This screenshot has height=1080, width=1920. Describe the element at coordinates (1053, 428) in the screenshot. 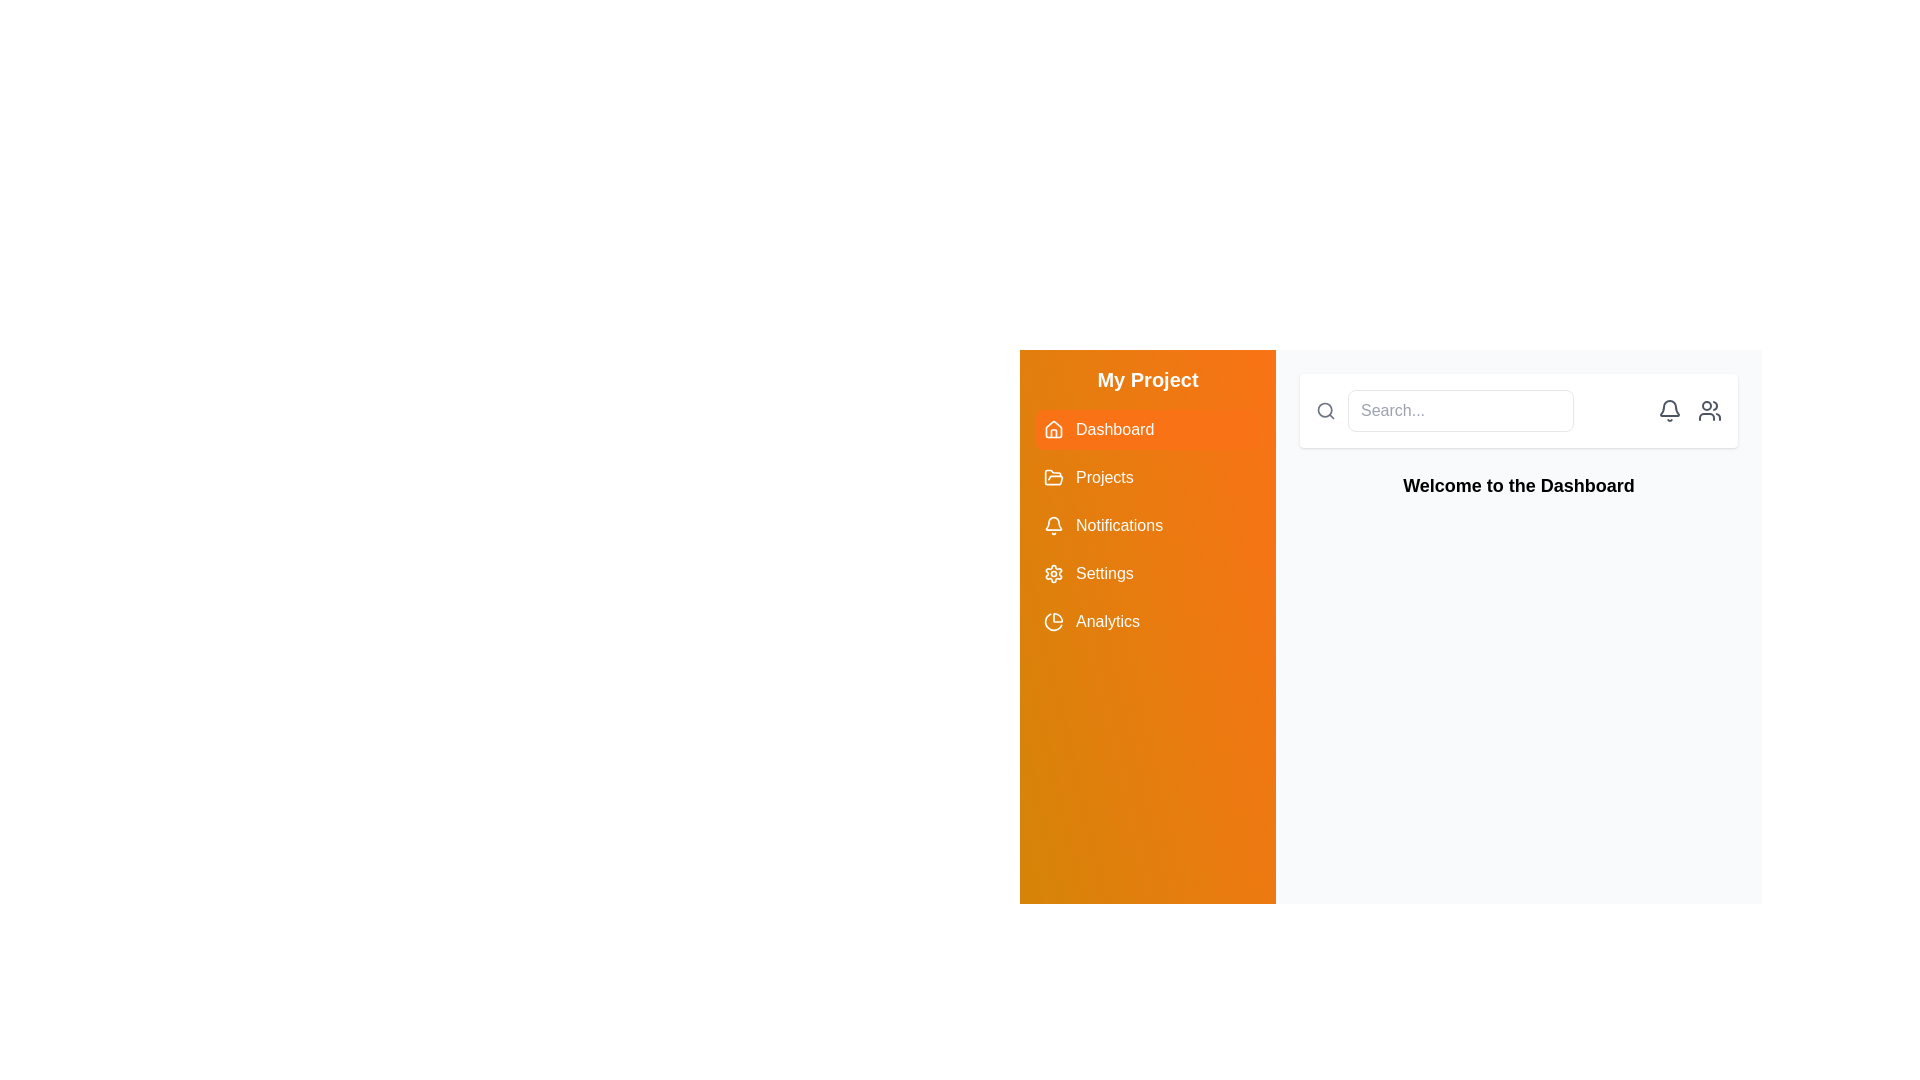

I see `the SVG icon resembling a house shape, which is the leading icon for the 'Dashboard' menu item in the orange-shaded sidebar menu` at that location.